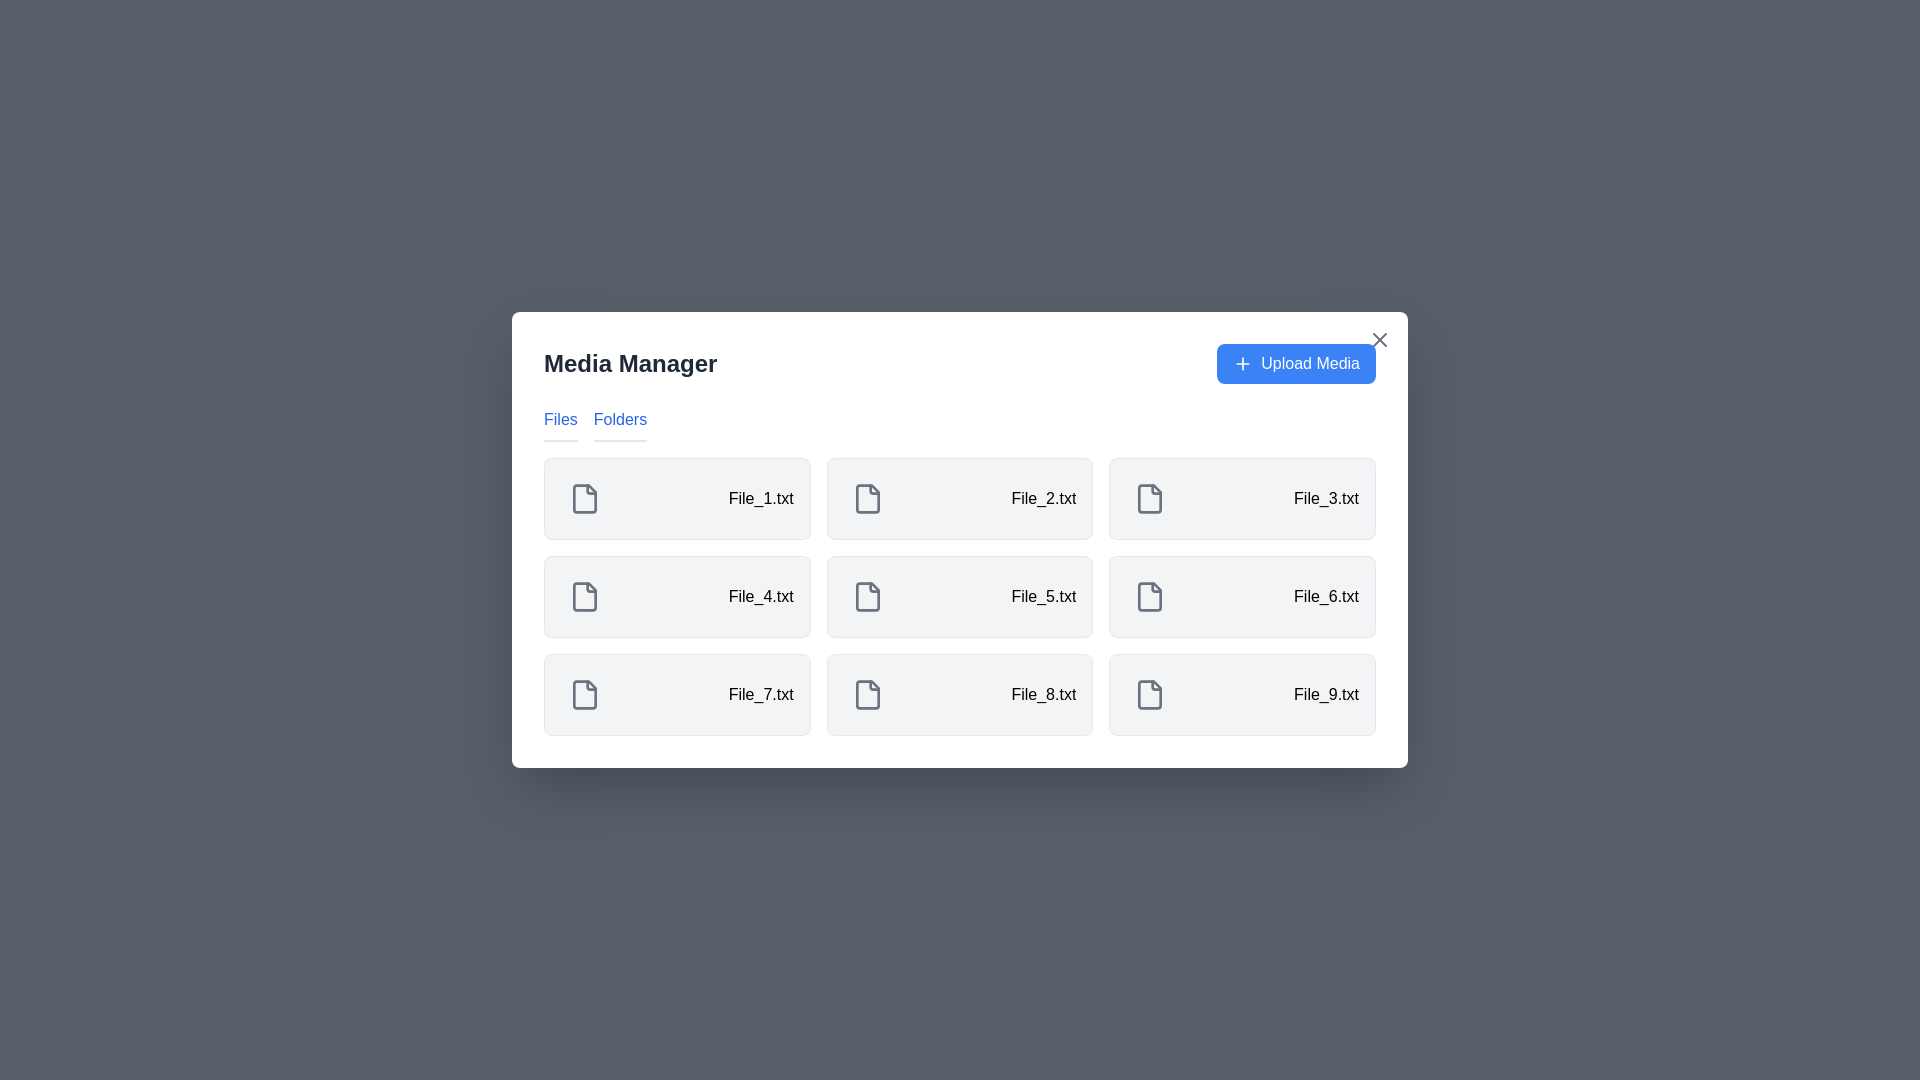 This screenshot has height=1080, width=1920. What do you see at coordinates (867, 497) in the screenshot?
I see `the icon representing the file 'File_2.txt', located in the top-right block of the first row in the grid layout` at bounding box center [867, 497].